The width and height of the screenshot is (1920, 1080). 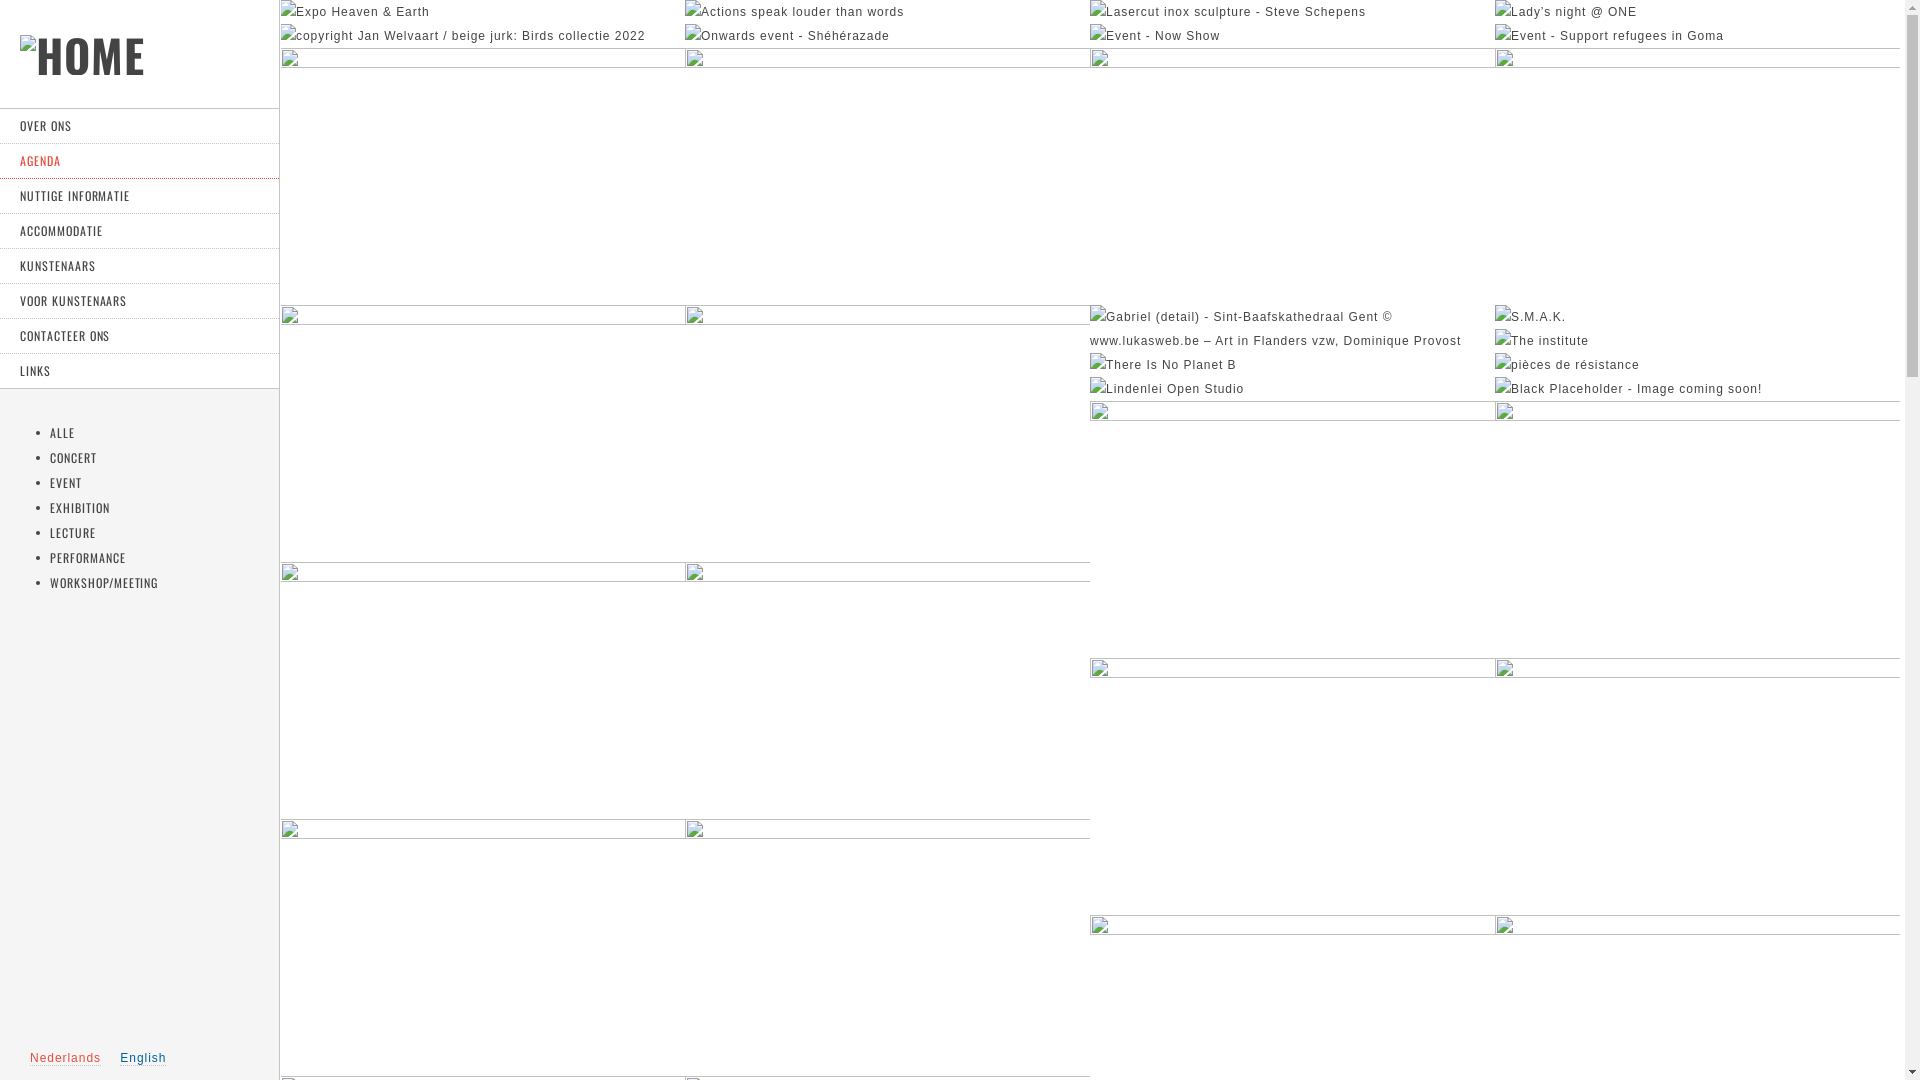 What do you see at coordinates (80, 506) in the screenshot?
I see `'EXHIBITION'` at bounding box center [80, 506].